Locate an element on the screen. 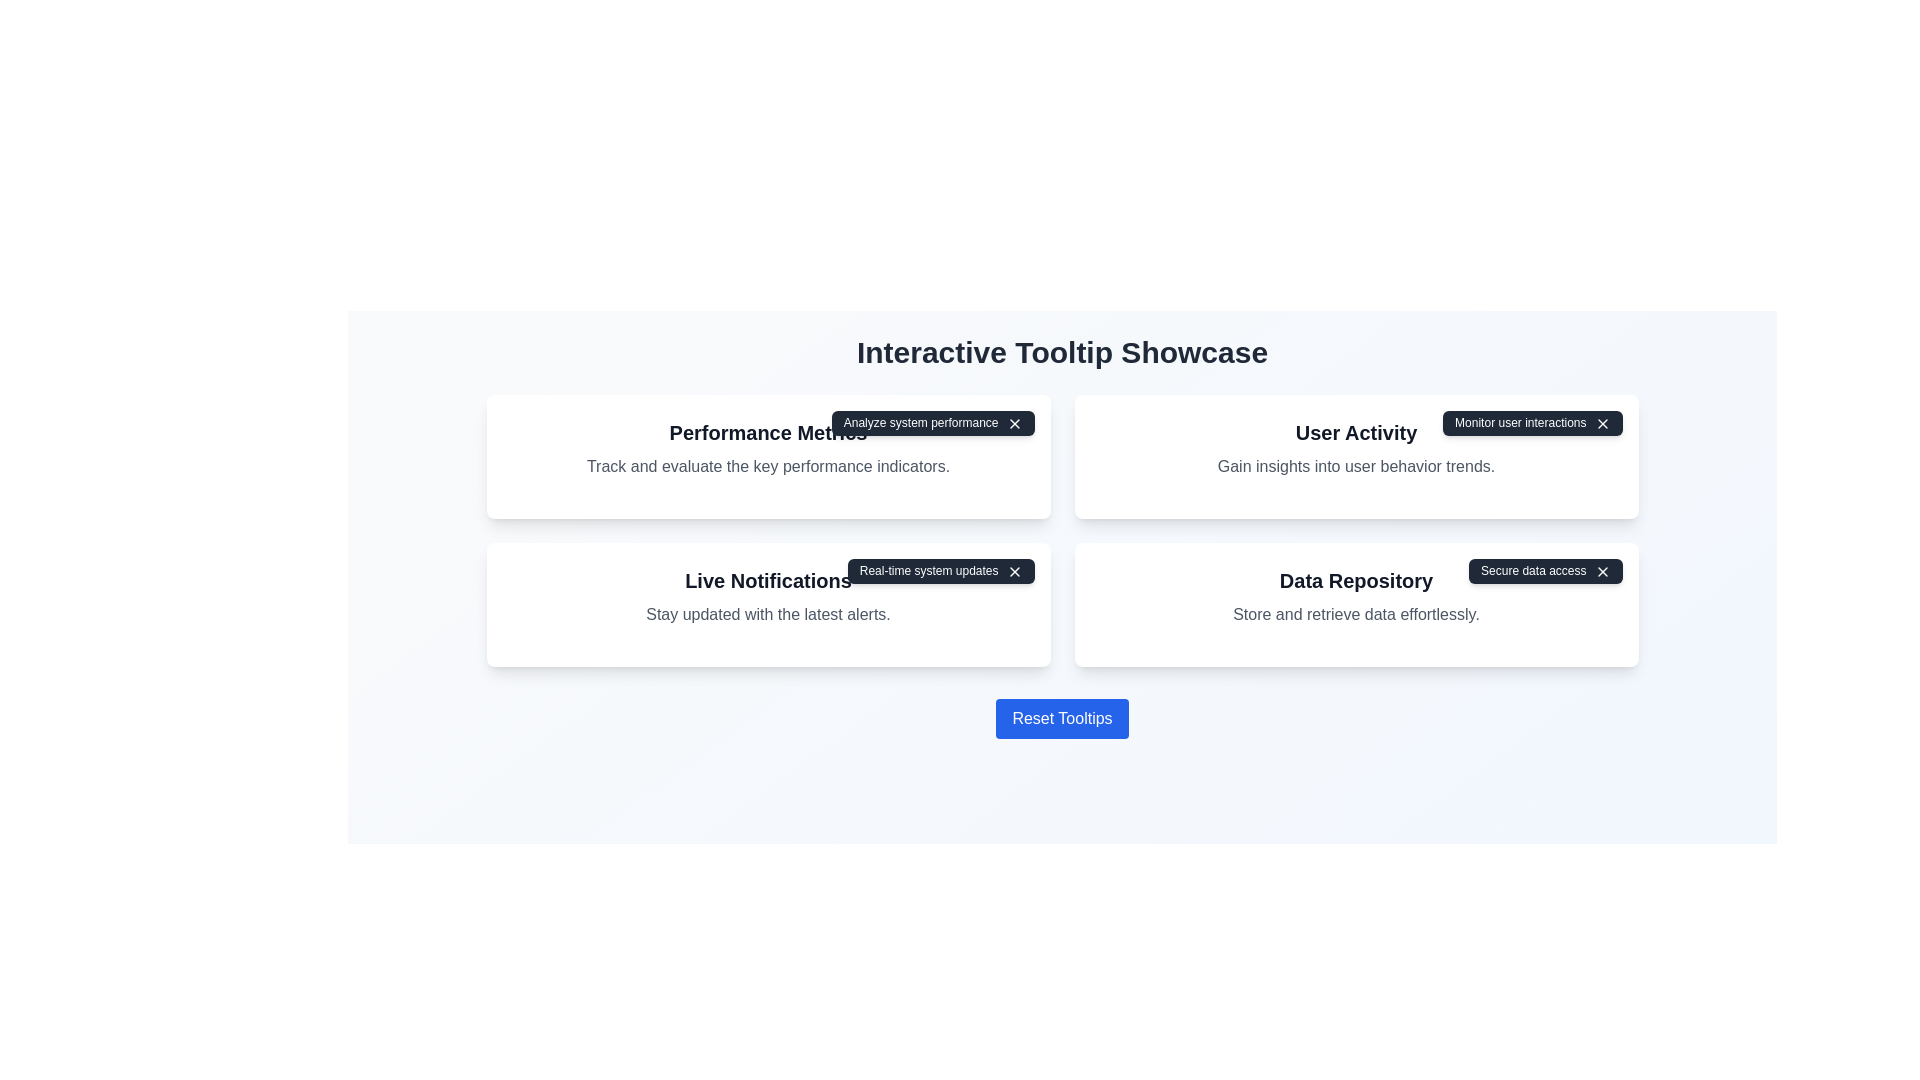 The height and width of the screenshot is (1080, 1920). the static text display located below 'Performance Metrics' and above the badge labeled 'Analyze system performance.' is located at coordinates (767, 466).